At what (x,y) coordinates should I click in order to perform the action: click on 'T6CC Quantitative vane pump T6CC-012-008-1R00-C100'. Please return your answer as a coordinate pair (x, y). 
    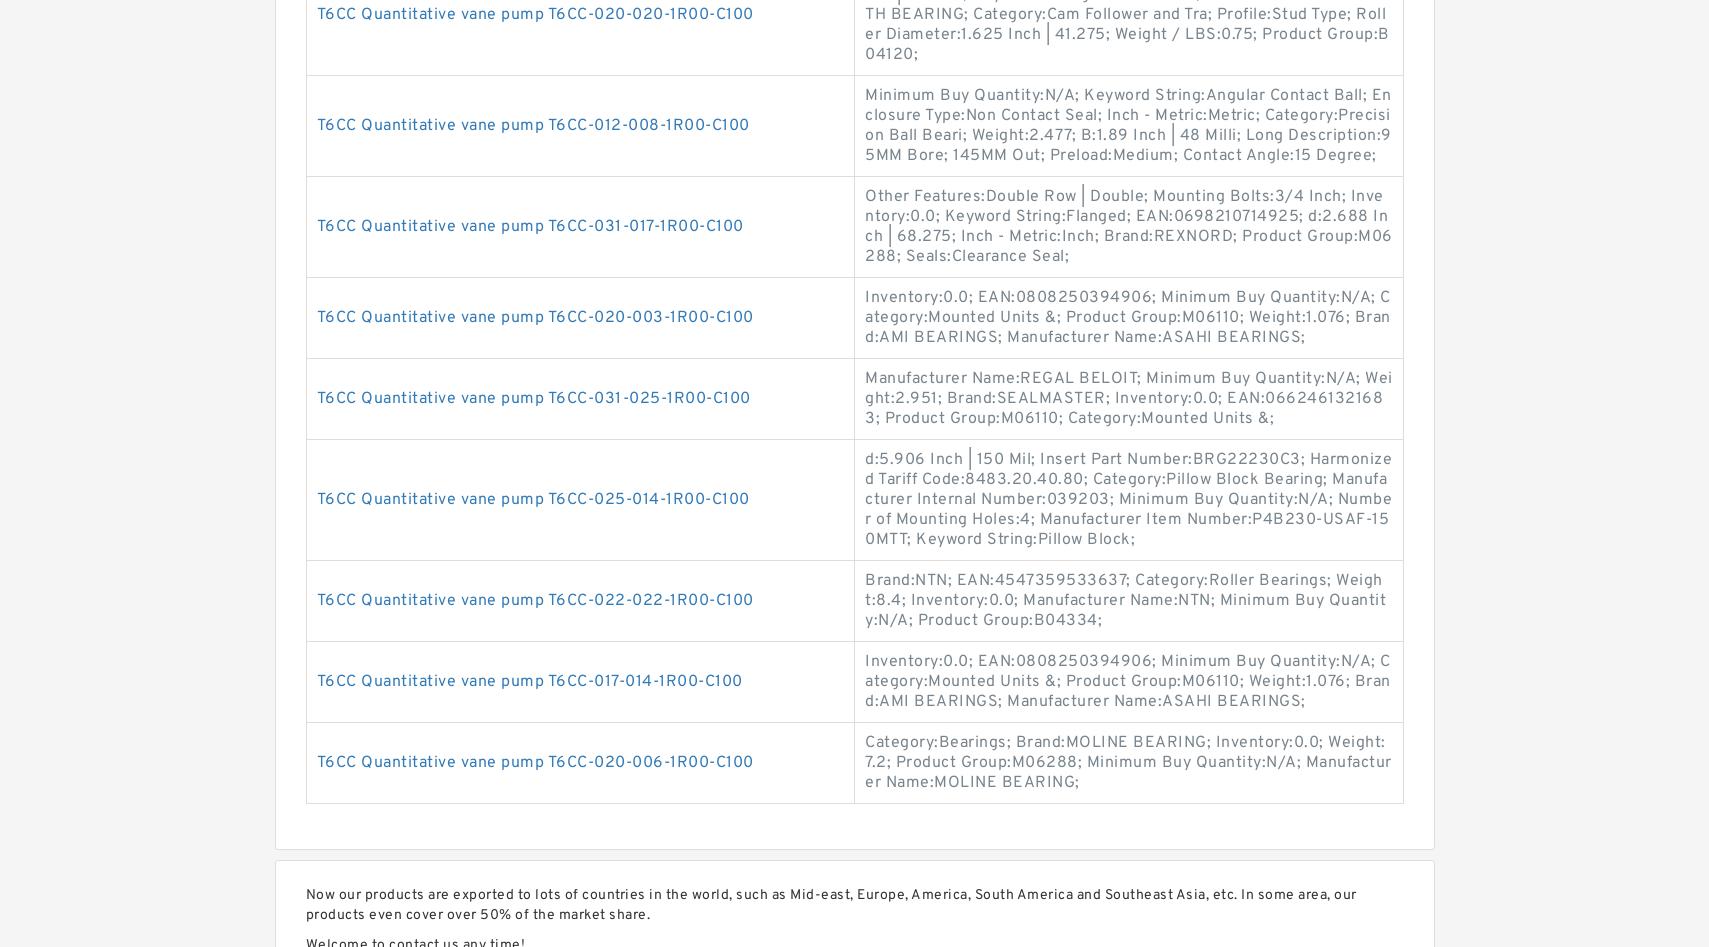
    Looking at the image, I should click on (531, 125).